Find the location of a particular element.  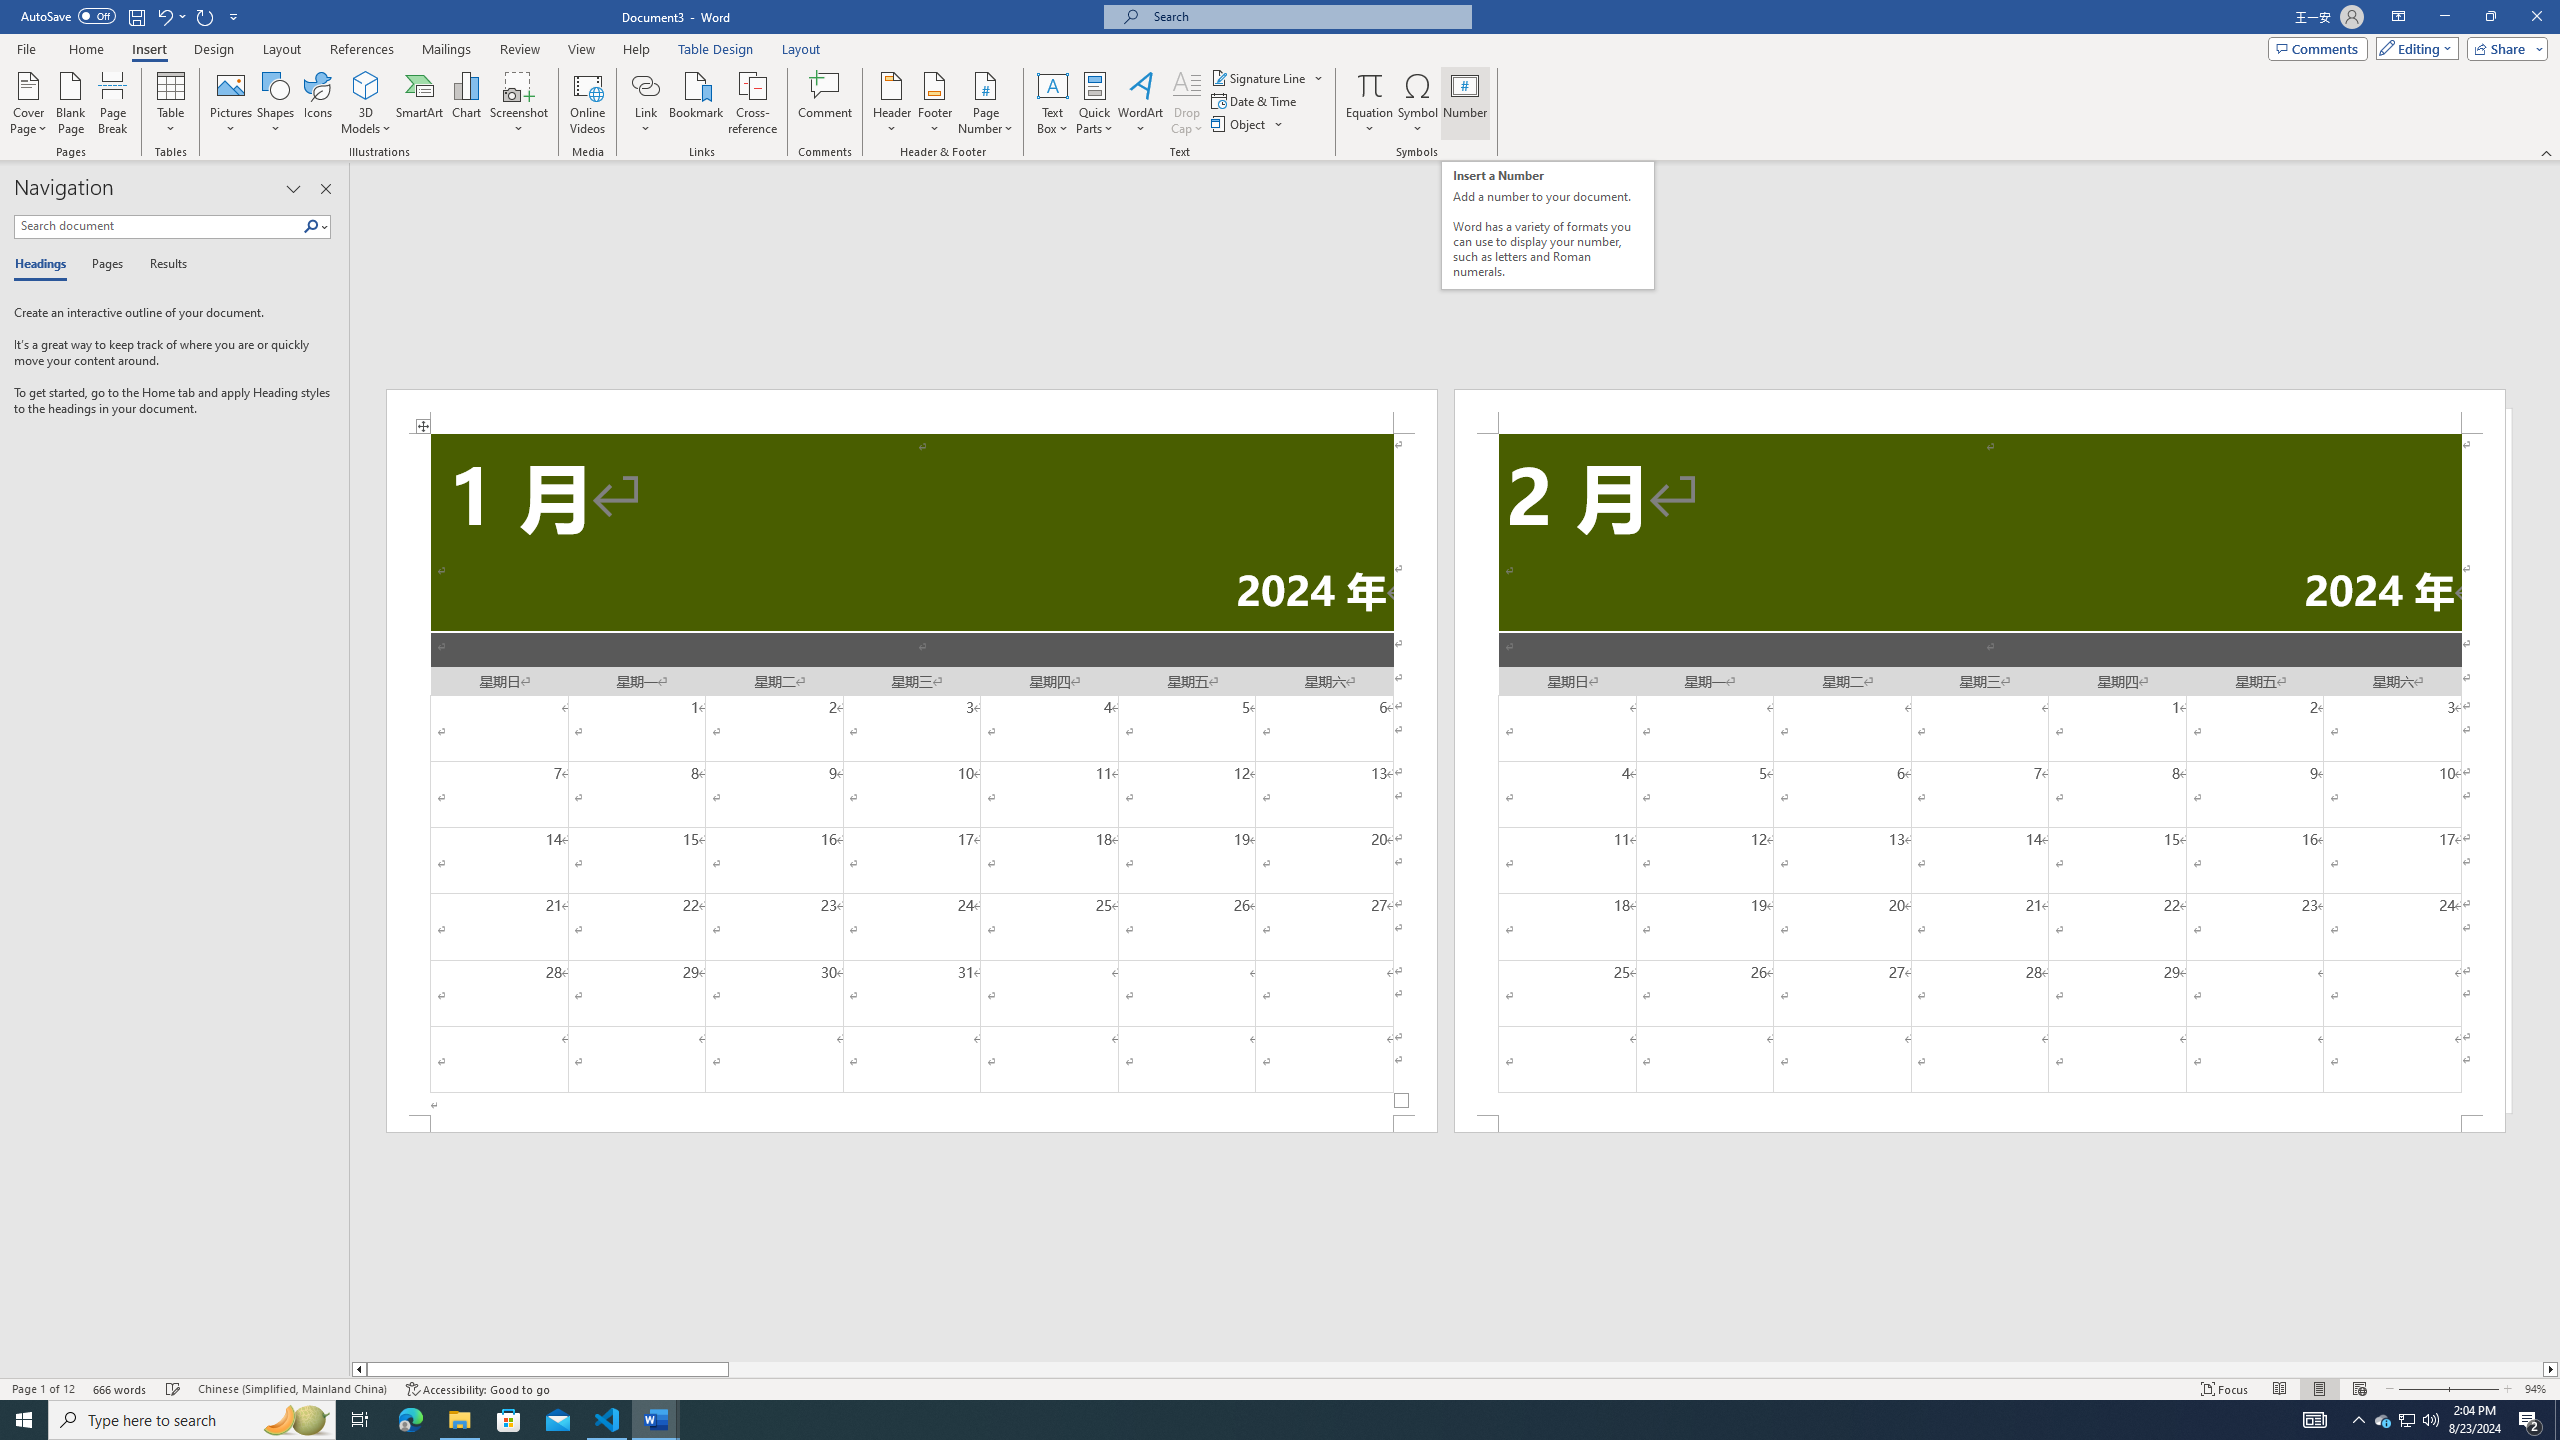

'Equation' is located at coordinates (1369, 103).